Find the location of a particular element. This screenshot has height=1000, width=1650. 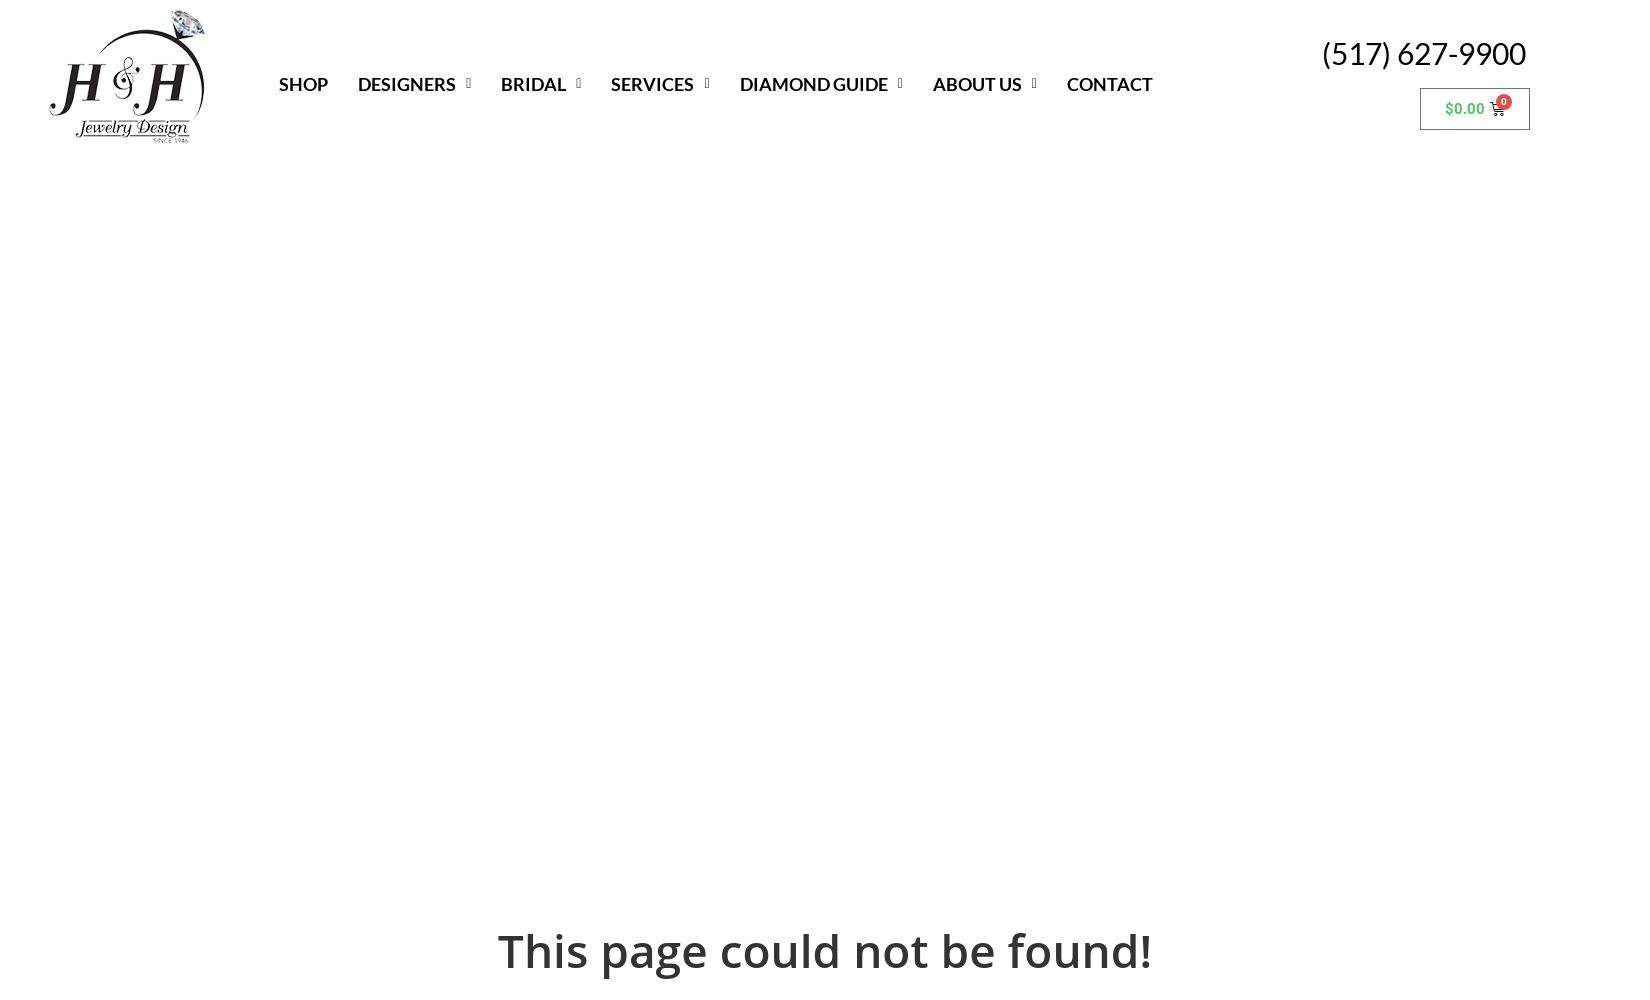

'Appraisals' is located at coordinates (666, 188).